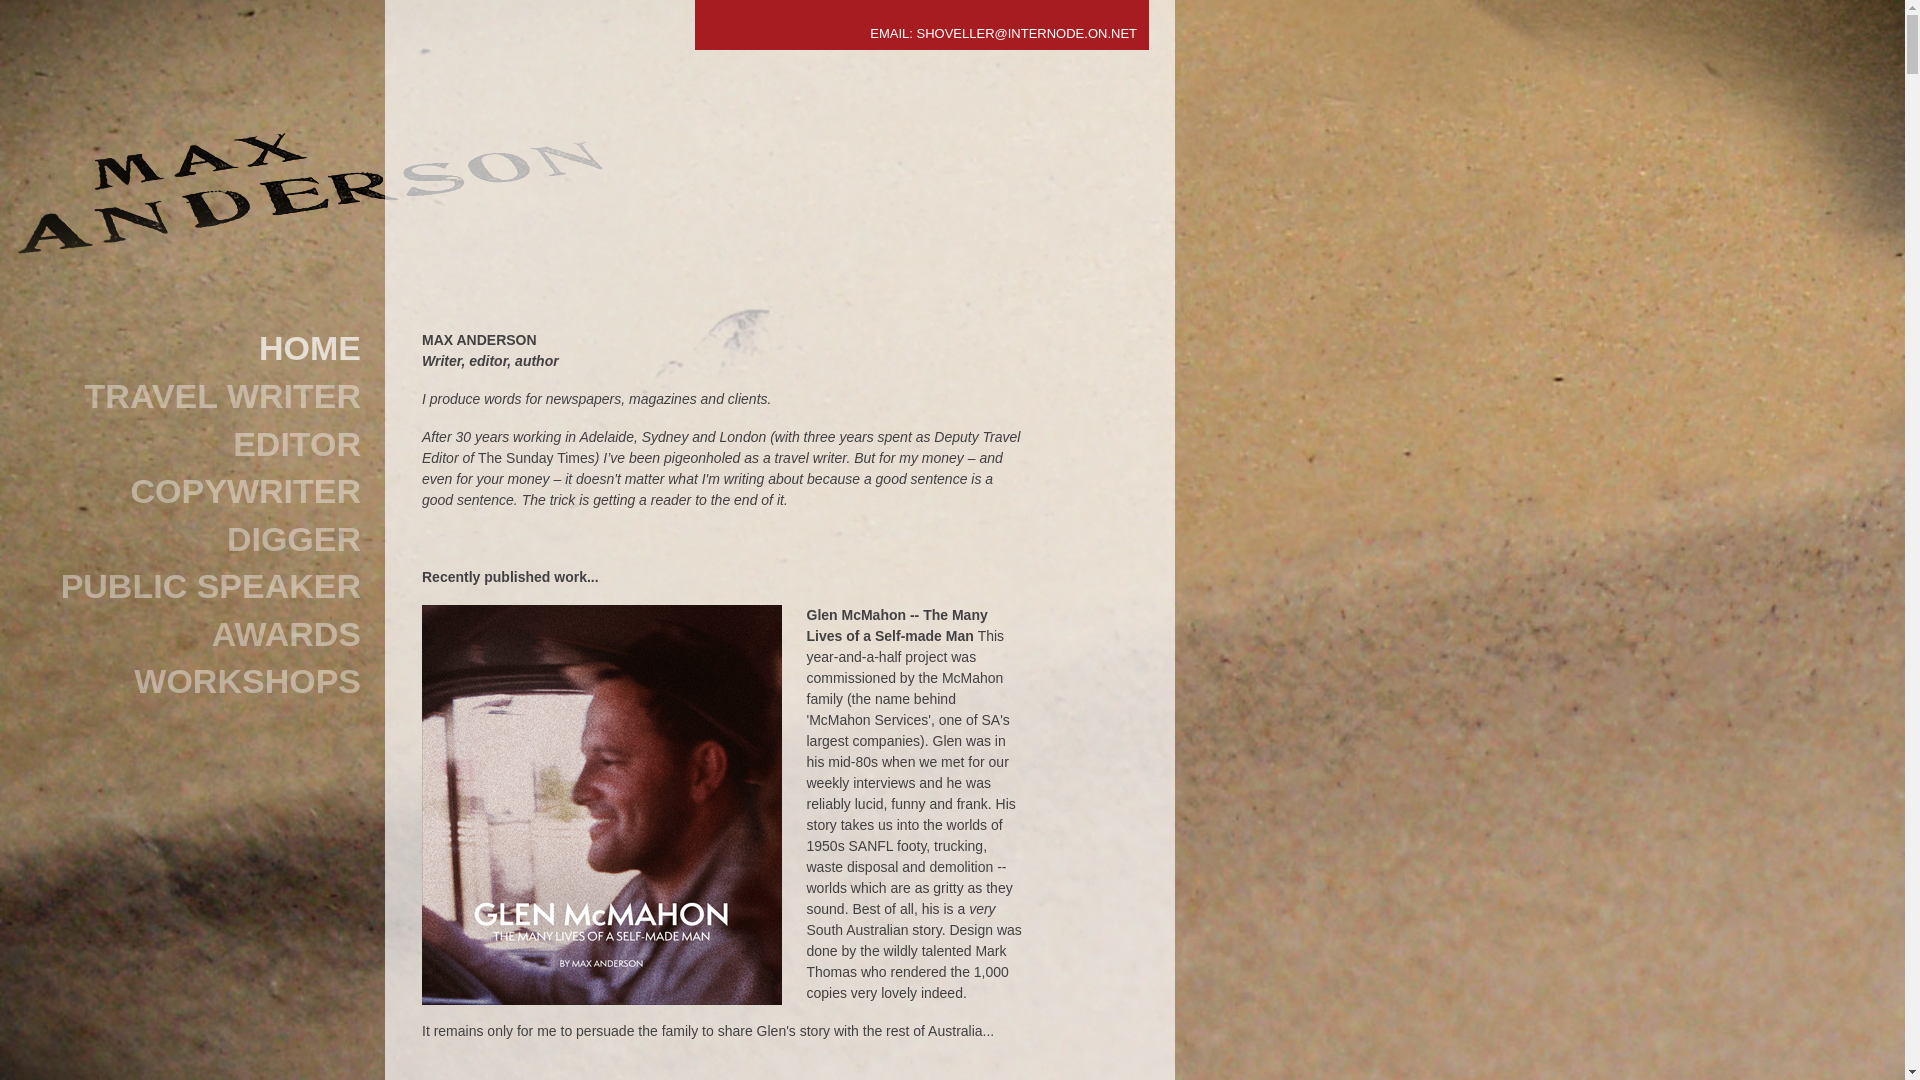 This screenshot has width=1920, height=1080. What do you see at coordinates (200, 492) in the screenshot?
I see `'COPYWRITER'` at bounding box center [200, 492].